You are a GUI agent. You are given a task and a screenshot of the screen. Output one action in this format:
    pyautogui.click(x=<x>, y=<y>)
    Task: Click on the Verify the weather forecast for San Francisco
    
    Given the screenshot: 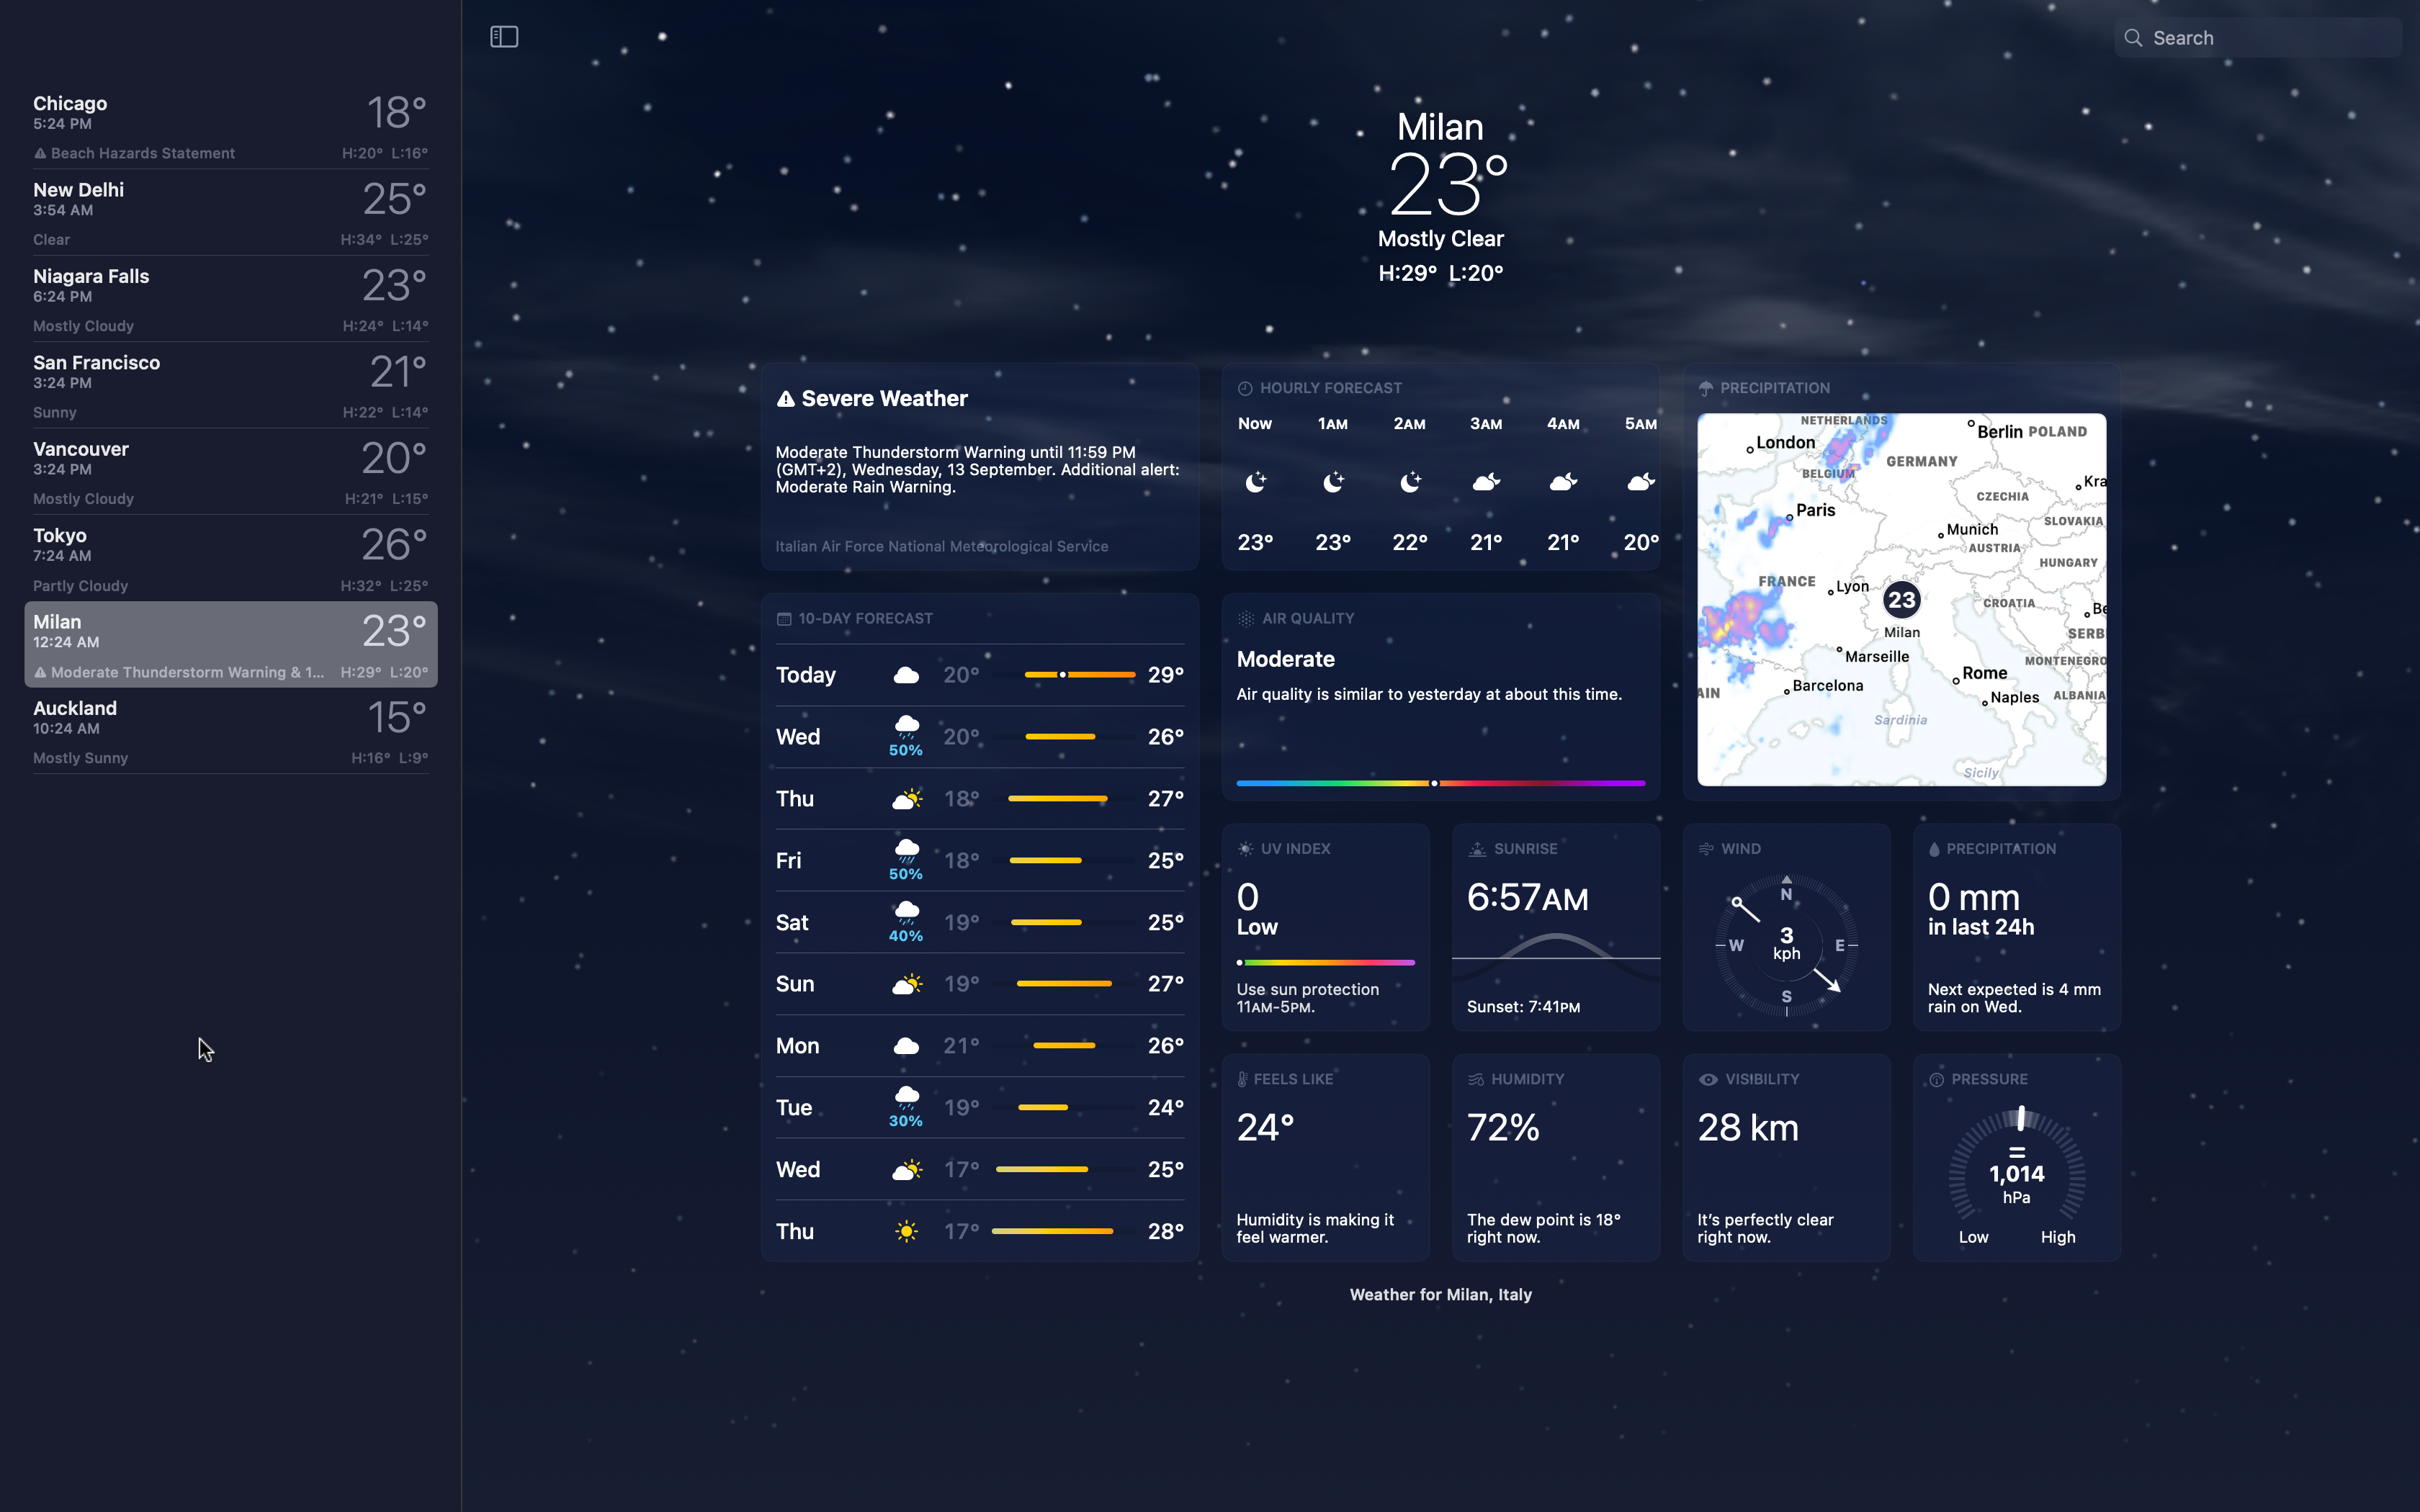 What is the action you would take?
    pyautogui.click(x=226, y=382)
    